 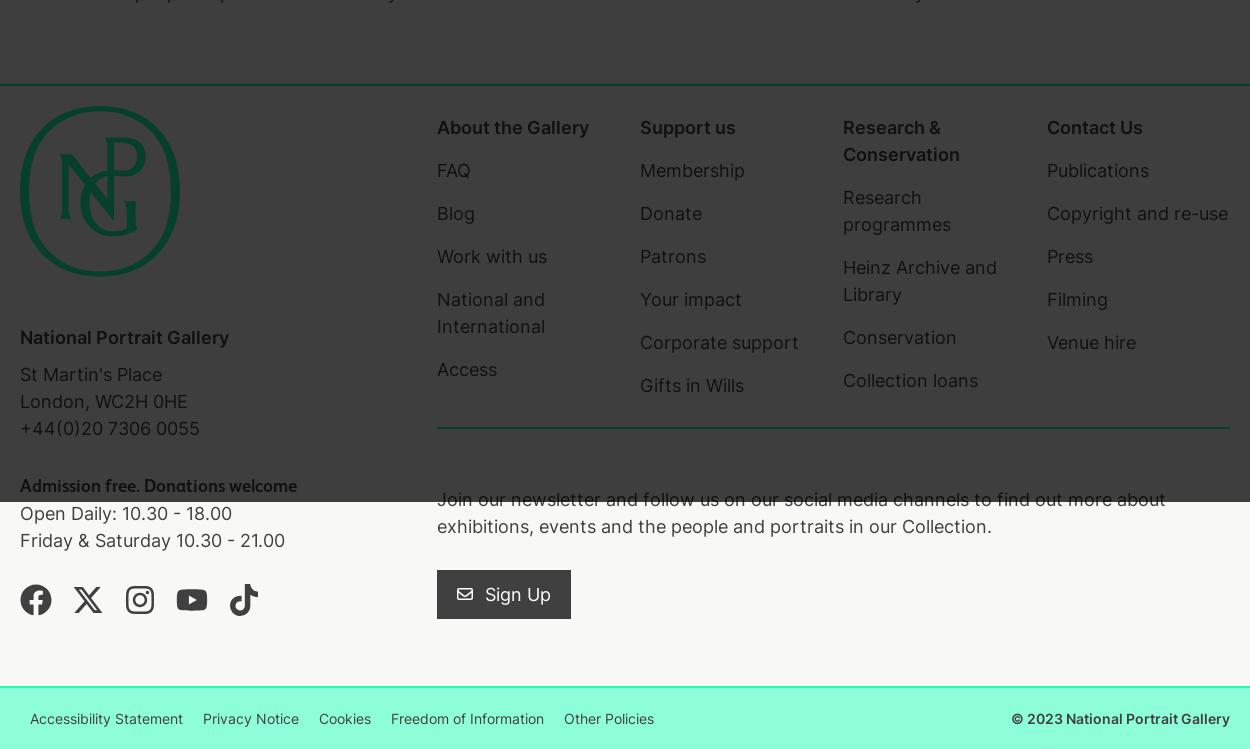 I want to click on 'Gifts in Wills', so click(x=690, y=383).